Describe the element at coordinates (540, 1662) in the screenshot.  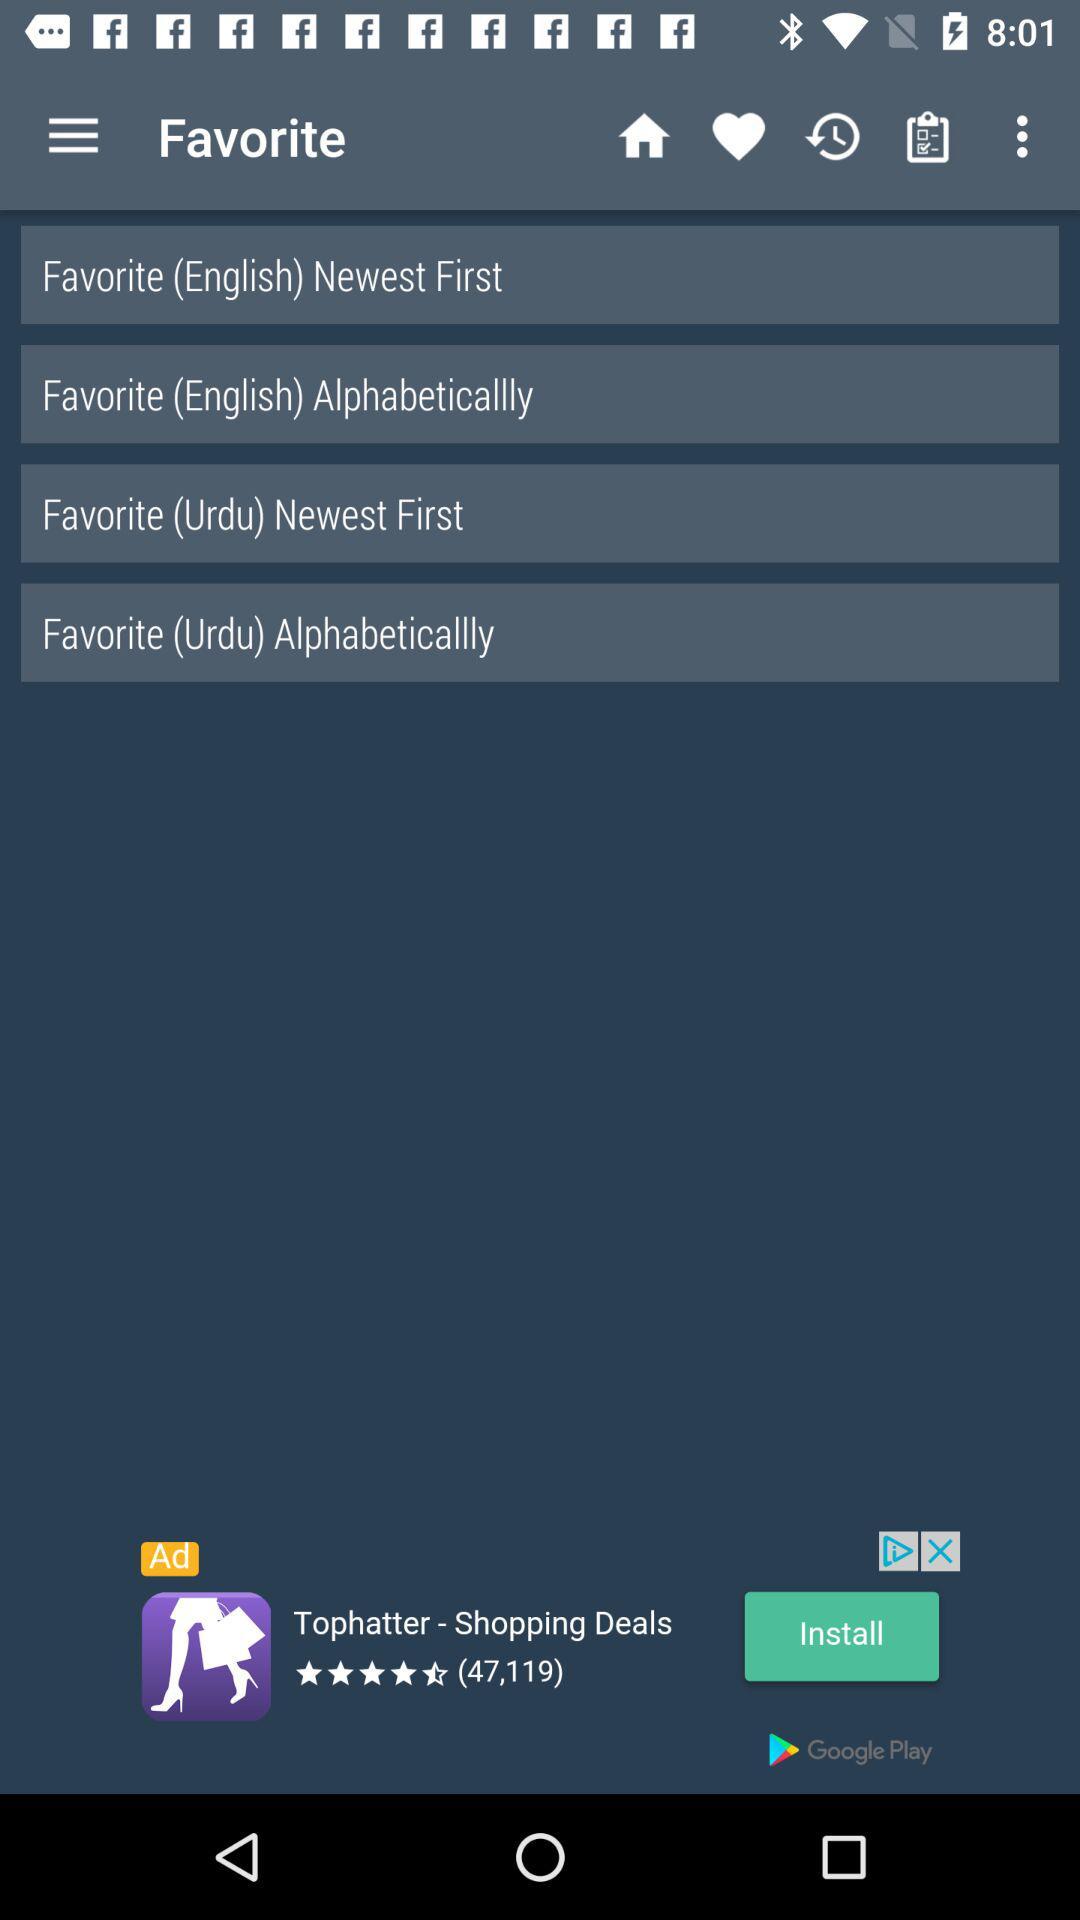
I see `open advertisement` at that location.